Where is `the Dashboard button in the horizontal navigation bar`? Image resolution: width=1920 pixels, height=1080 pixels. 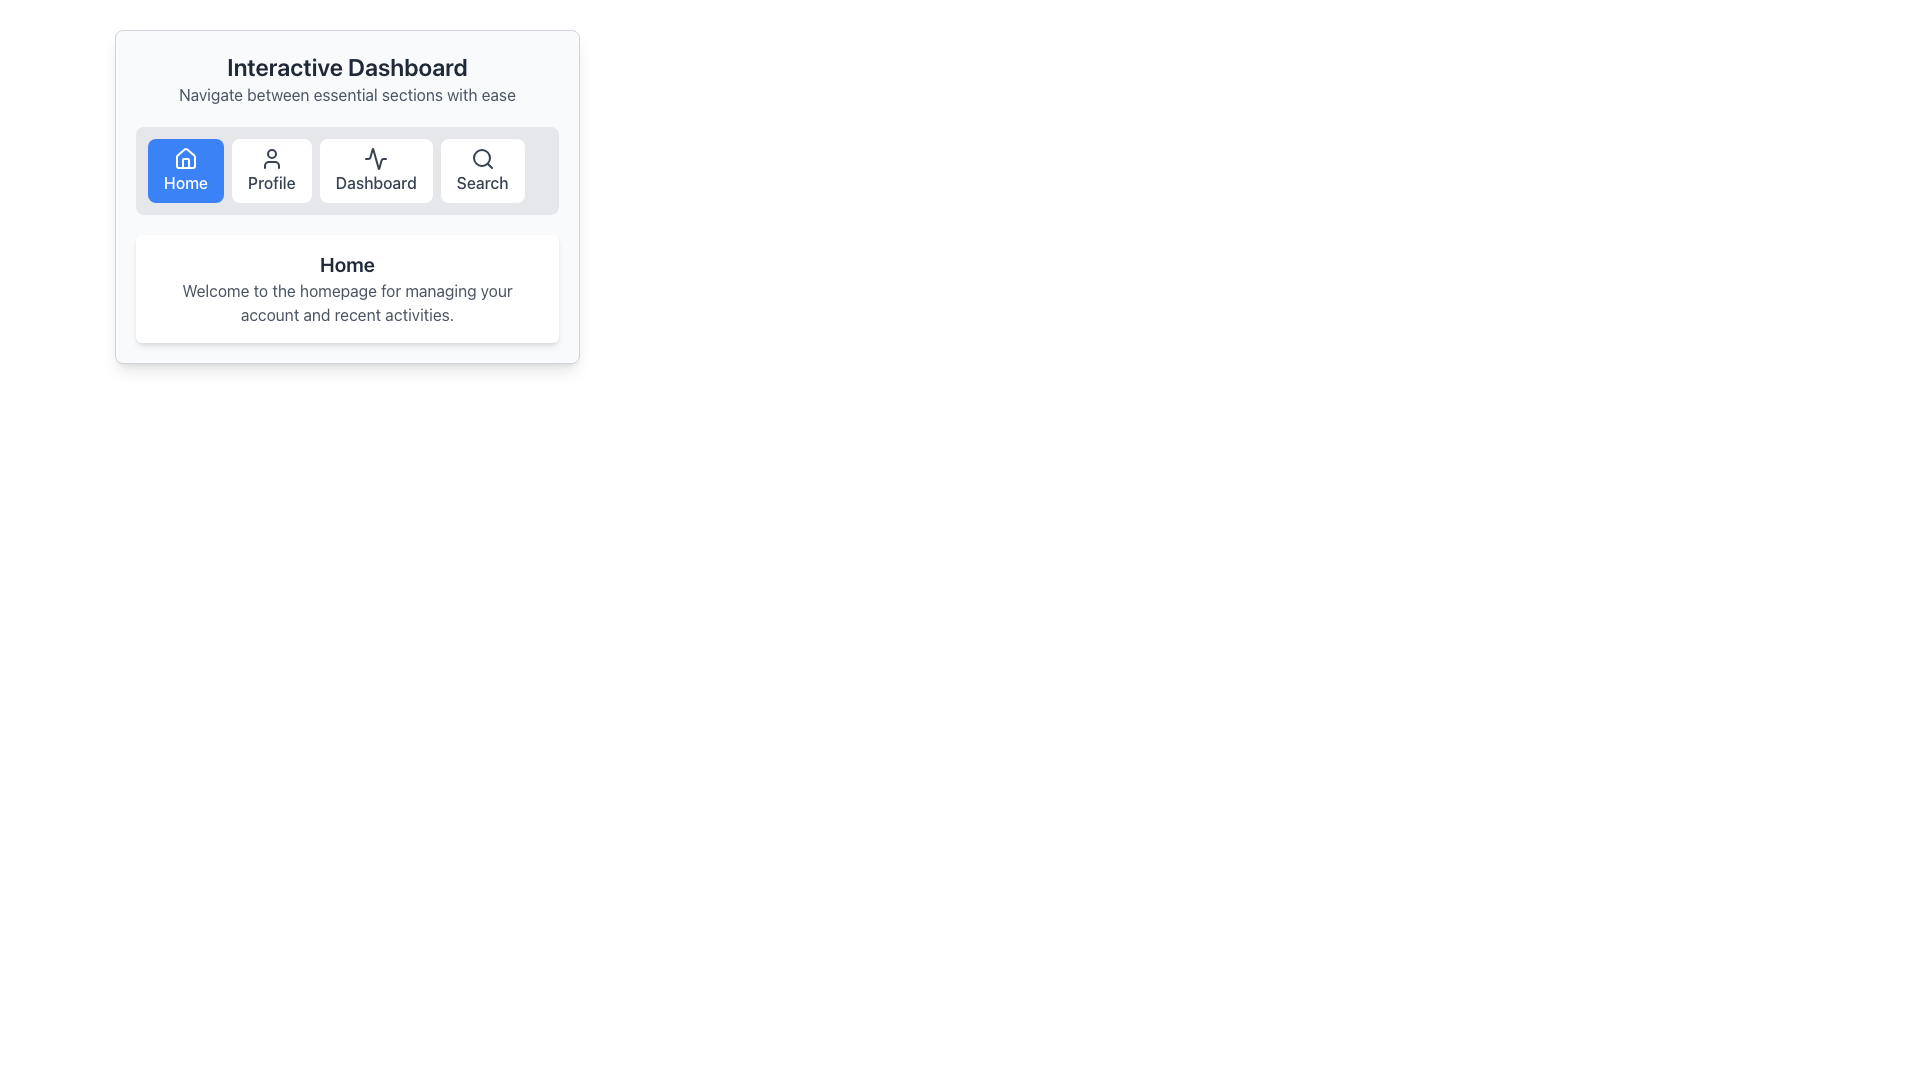 the Dashboard button in the horizontal navigation bar is located at coordinates (376, 169).